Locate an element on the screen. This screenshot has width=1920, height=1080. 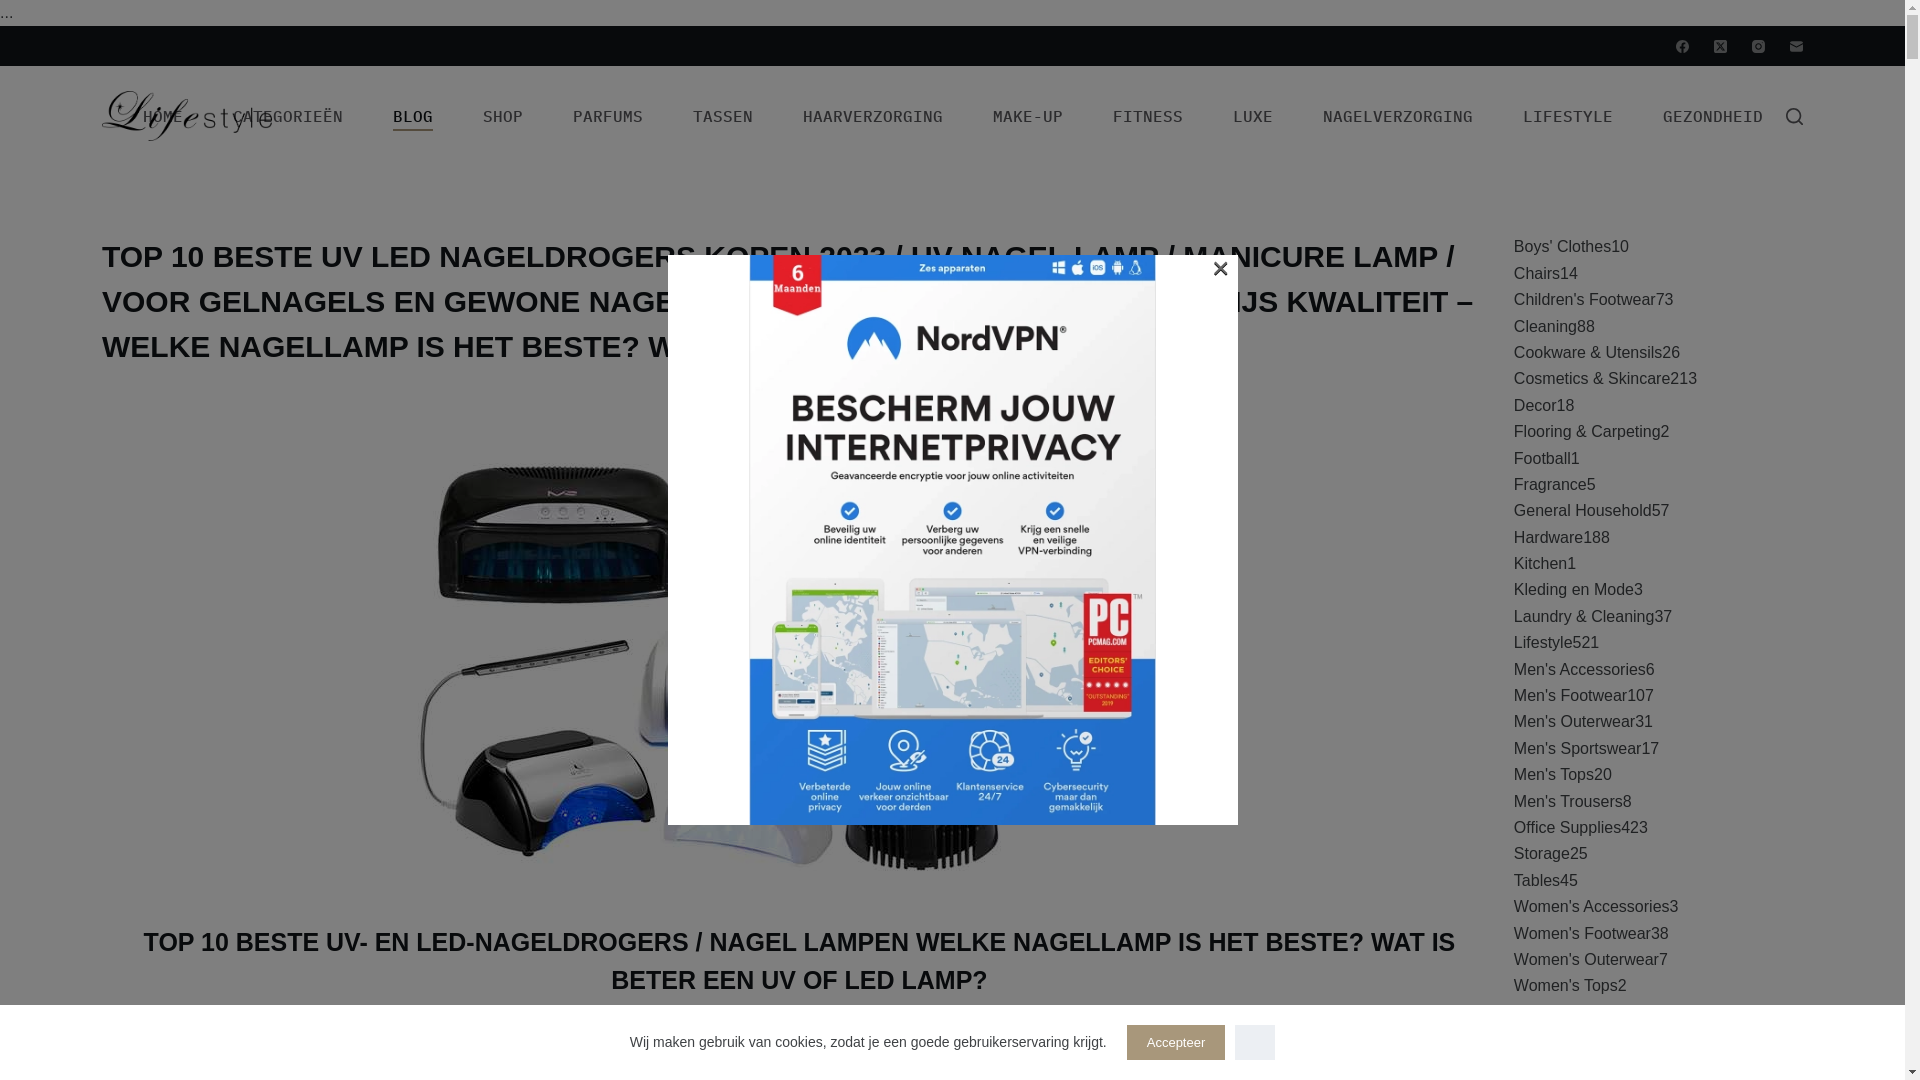
'Men's Outerwear' is located at coordinates (1573, 721).